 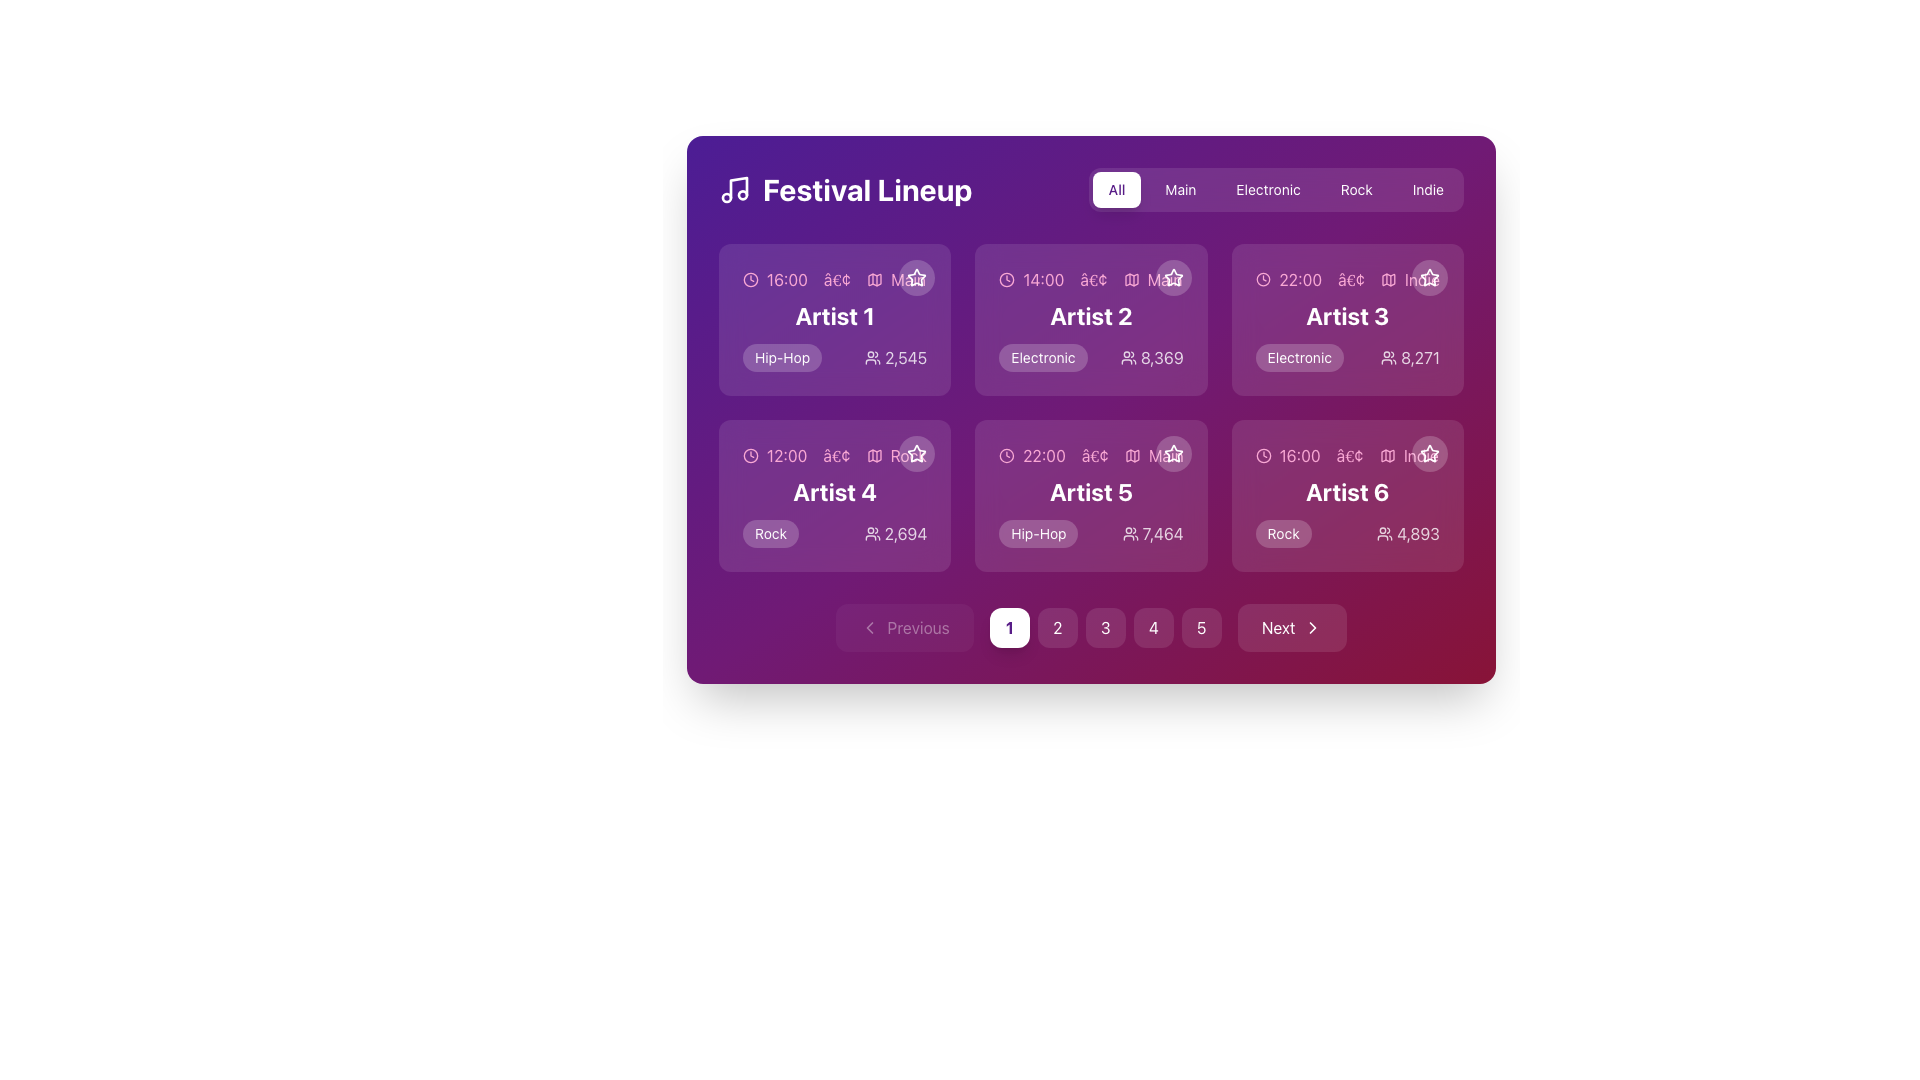 I want to click on the graphical map icon located in the top-right quadrant of the interface to interact with the map feature, so click(x=1388, y=280).